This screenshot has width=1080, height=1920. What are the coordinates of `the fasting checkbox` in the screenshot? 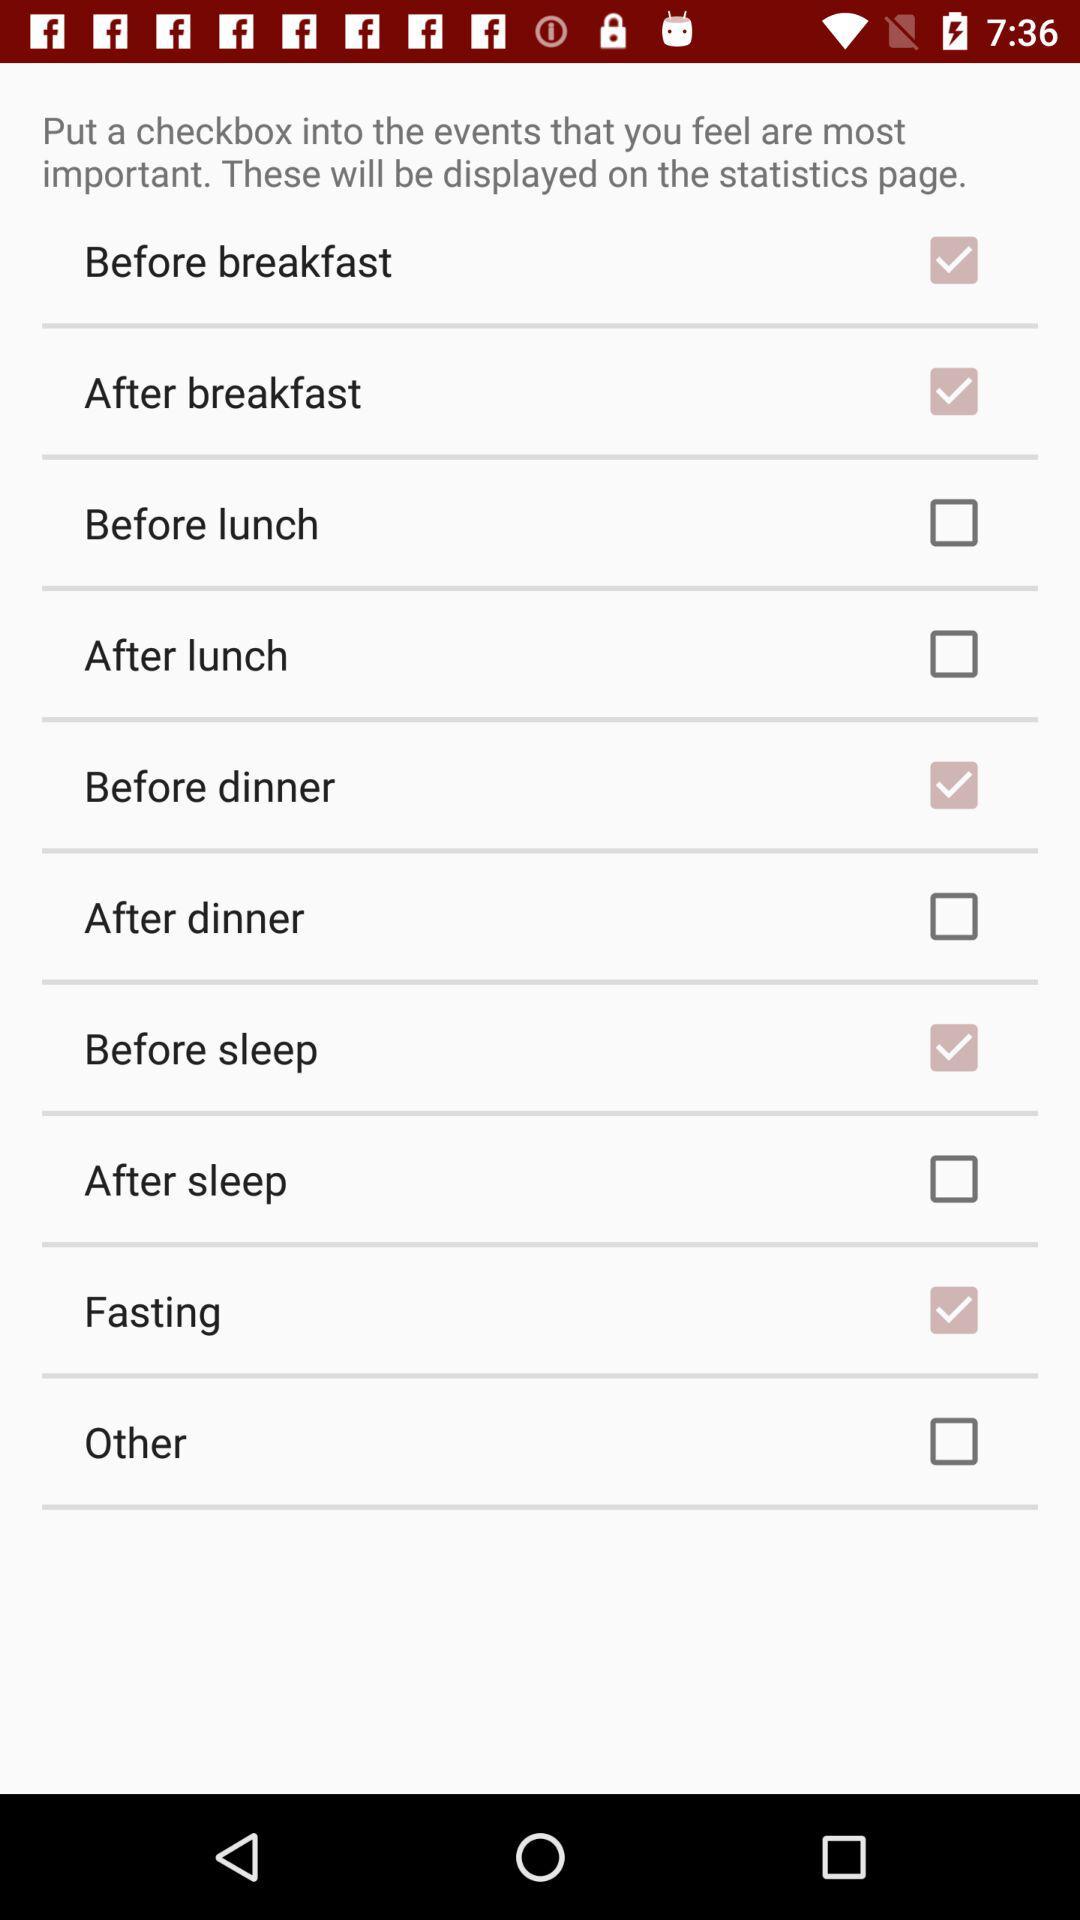 It's located at (540, 1310).